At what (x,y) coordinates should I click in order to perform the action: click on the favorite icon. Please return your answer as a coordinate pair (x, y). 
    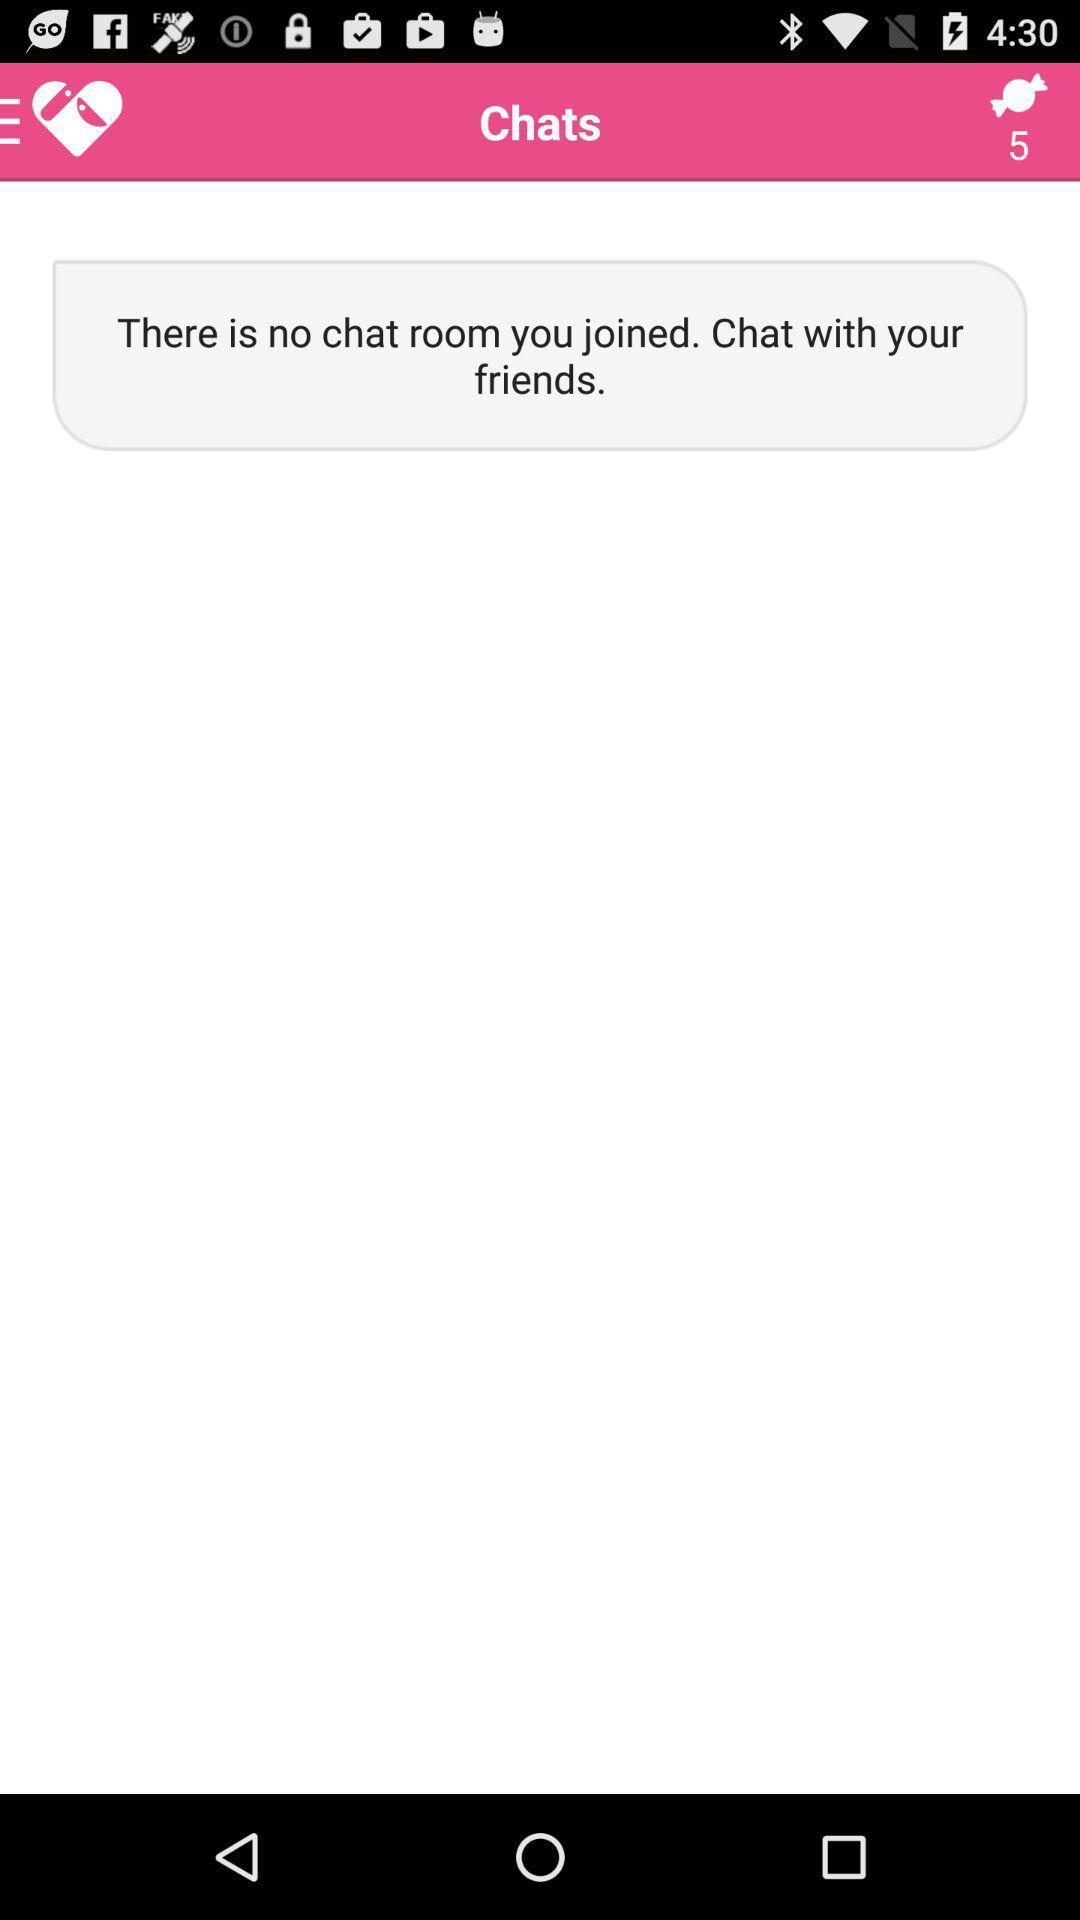
    Looking at the image, I should click on (61, 129).